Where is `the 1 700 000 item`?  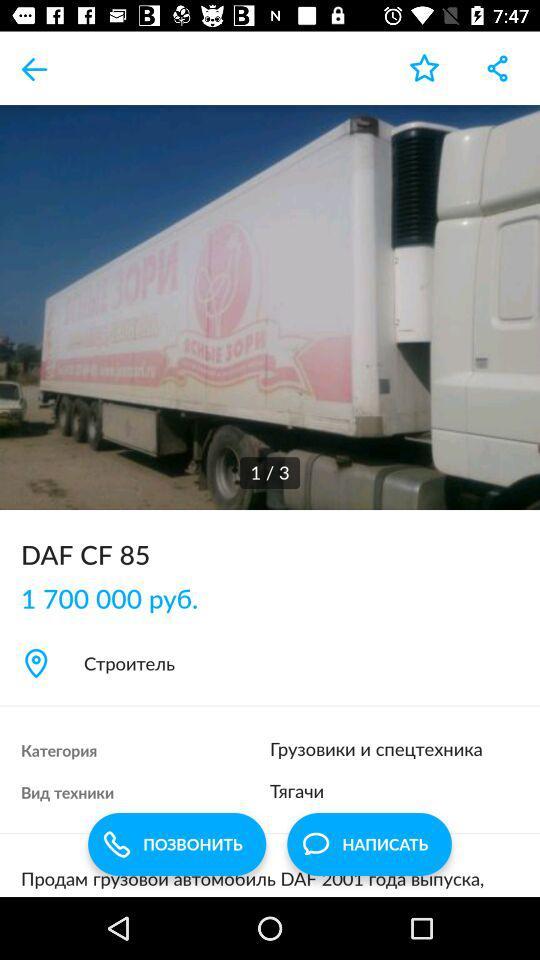
the 1 700 000 item is located at coordinates (120, 598).